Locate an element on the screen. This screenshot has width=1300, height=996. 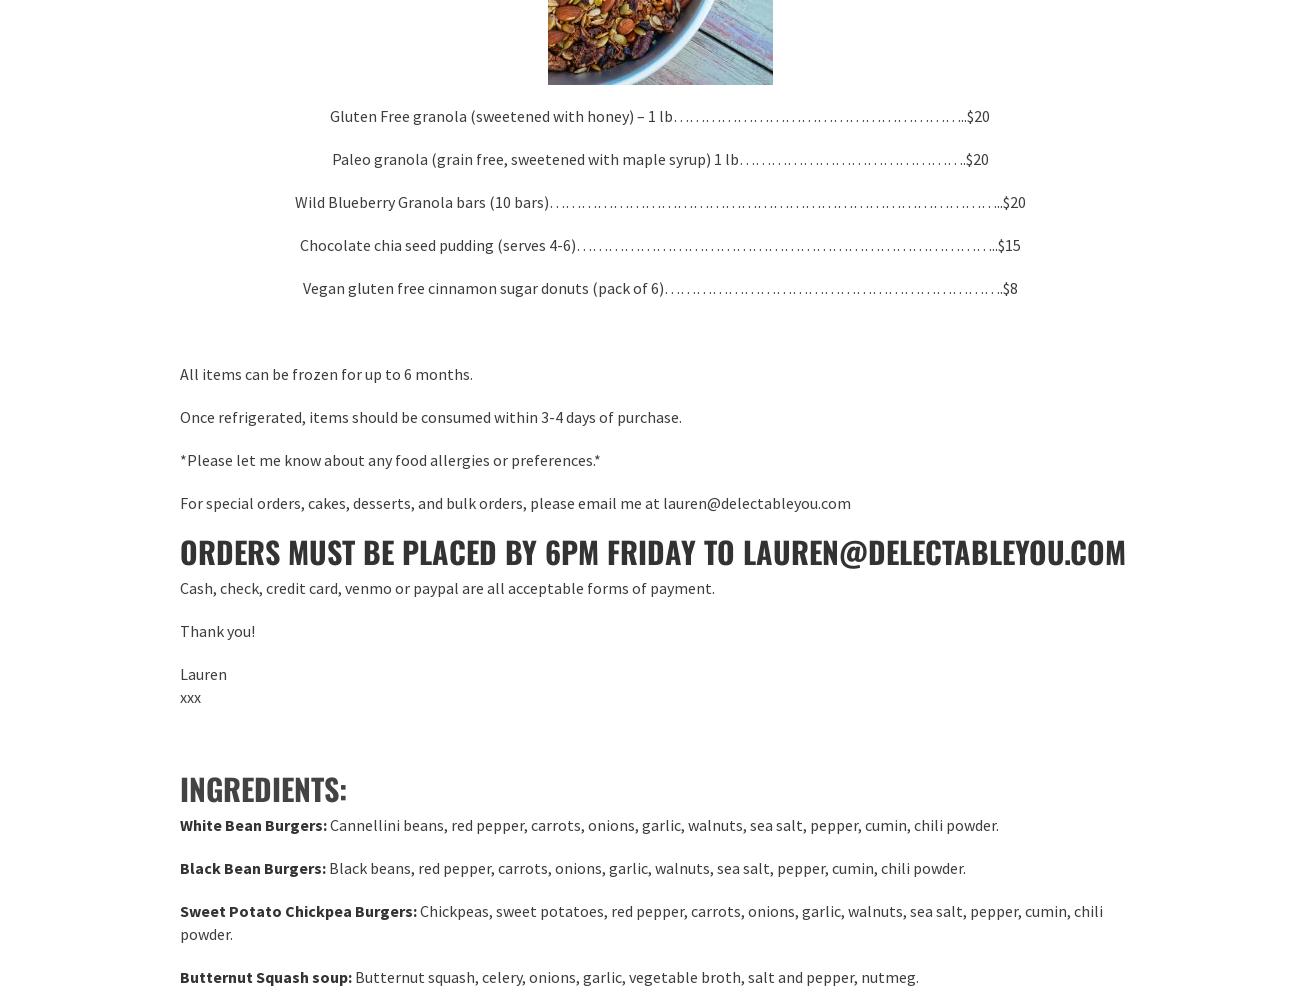
'Wild Blueberry Granola bars (10 bars)…………………………………………………………………………..$20' is located at coordinates (658, 201).